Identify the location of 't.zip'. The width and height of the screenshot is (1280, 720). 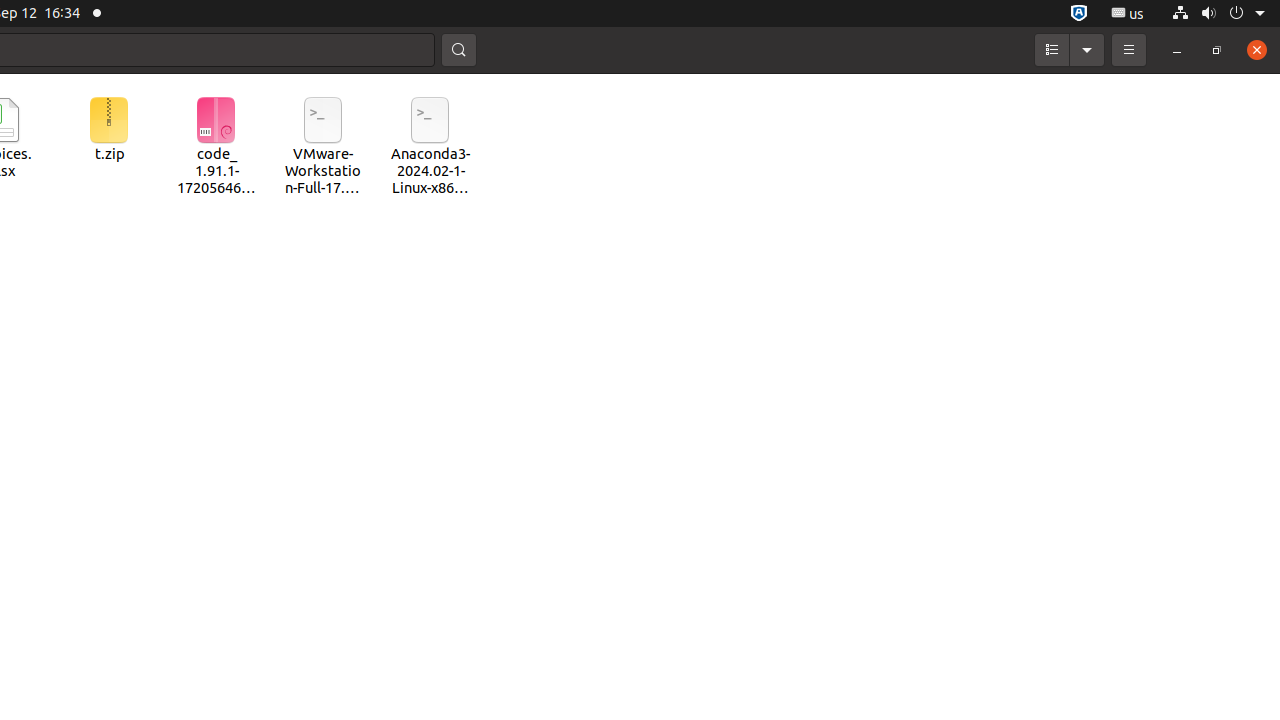
(107, 130).